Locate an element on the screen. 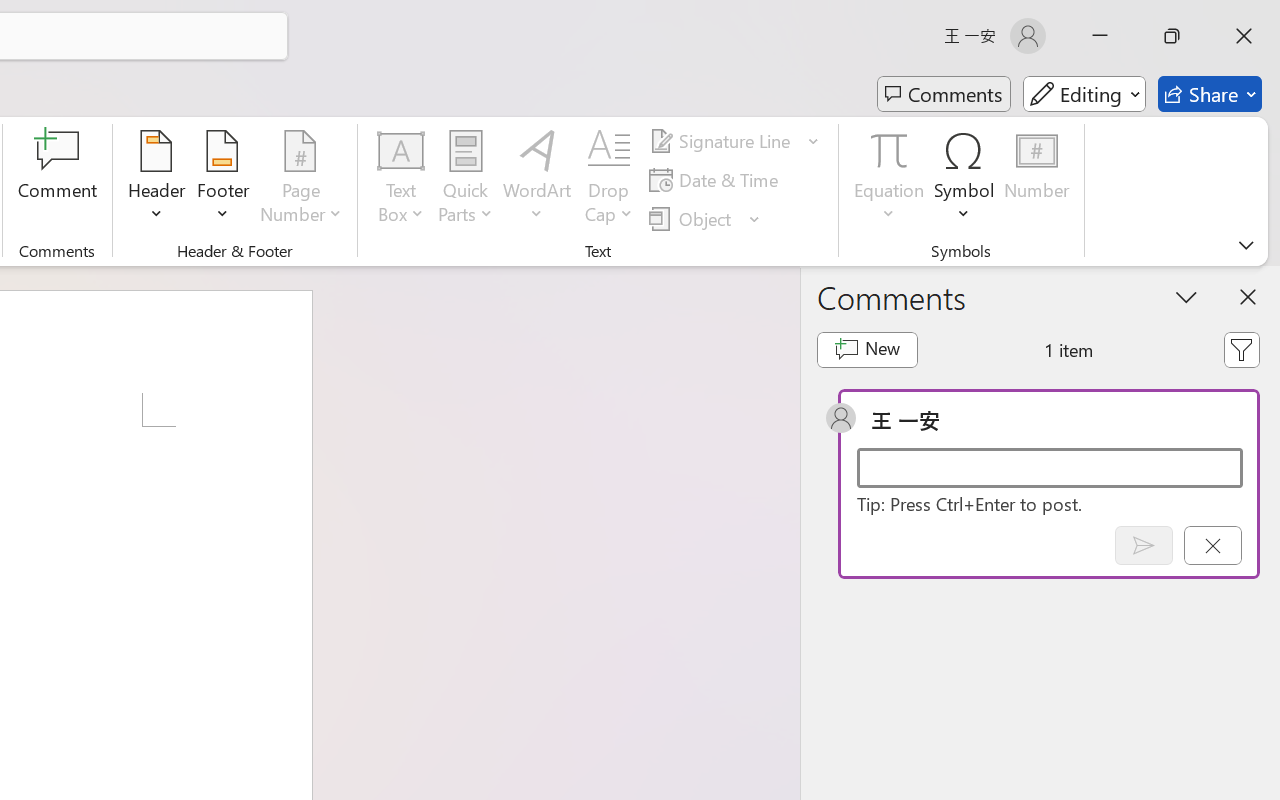 This screenshot has width=1280, height=800. 'Text Box' is located at coordinates (400, 179).